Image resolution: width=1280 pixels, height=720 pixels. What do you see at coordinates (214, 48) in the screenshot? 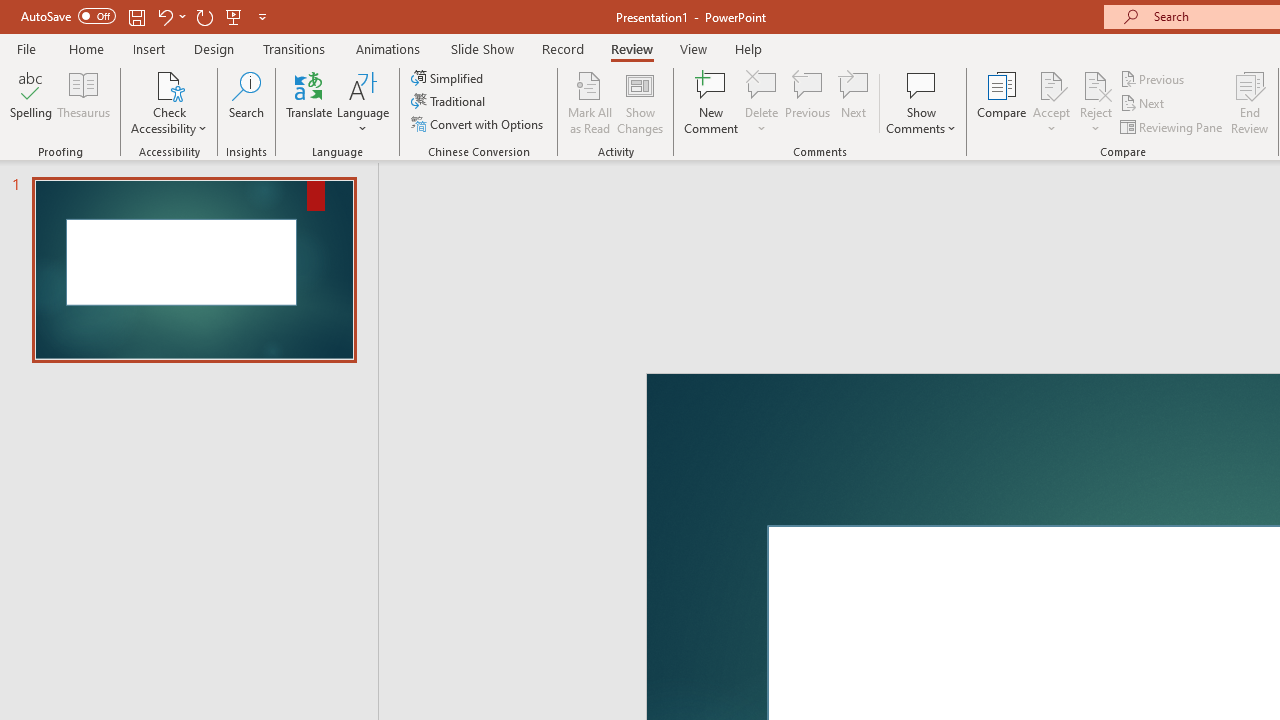
I see `'Design'` at bounding box center [214, 48].